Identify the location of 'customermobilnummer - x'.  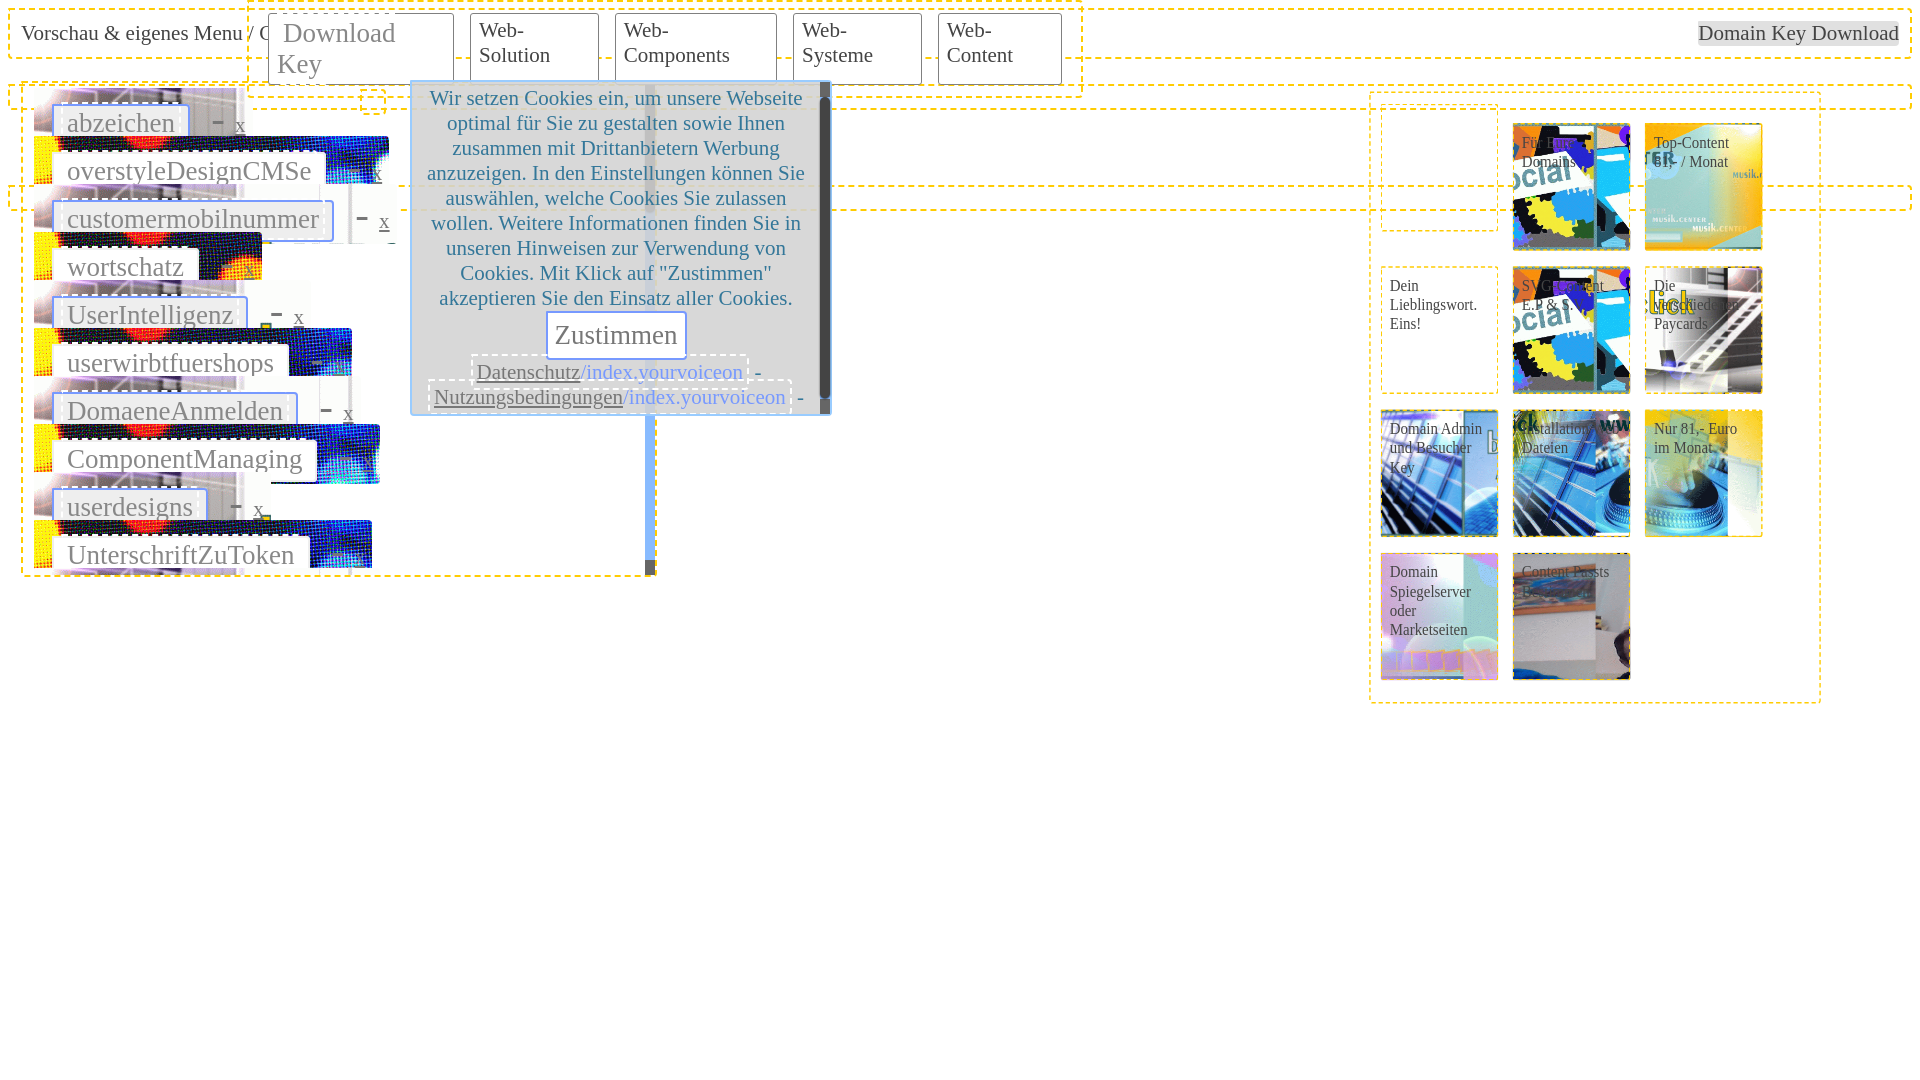
(215, 213).